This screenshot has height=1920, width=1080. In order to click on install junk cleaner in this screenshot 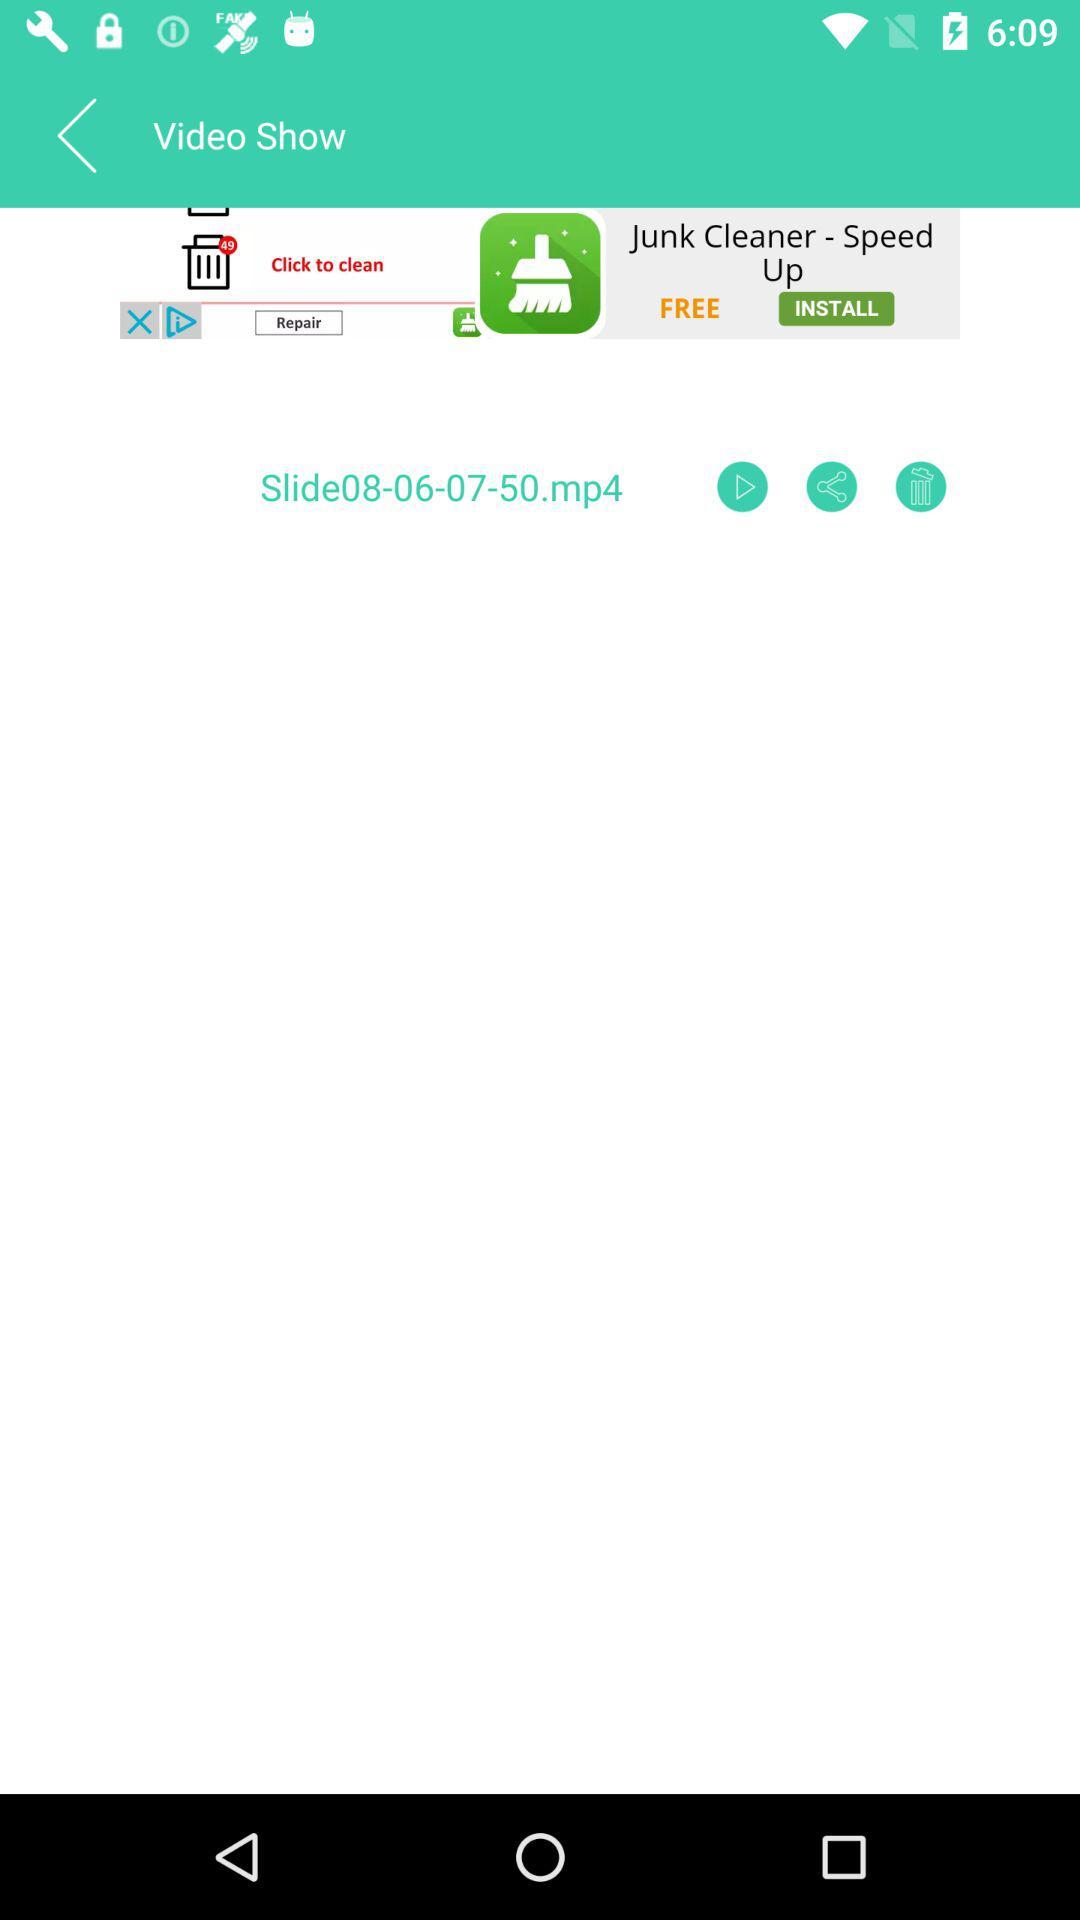, I will do `click(540, 272)`.